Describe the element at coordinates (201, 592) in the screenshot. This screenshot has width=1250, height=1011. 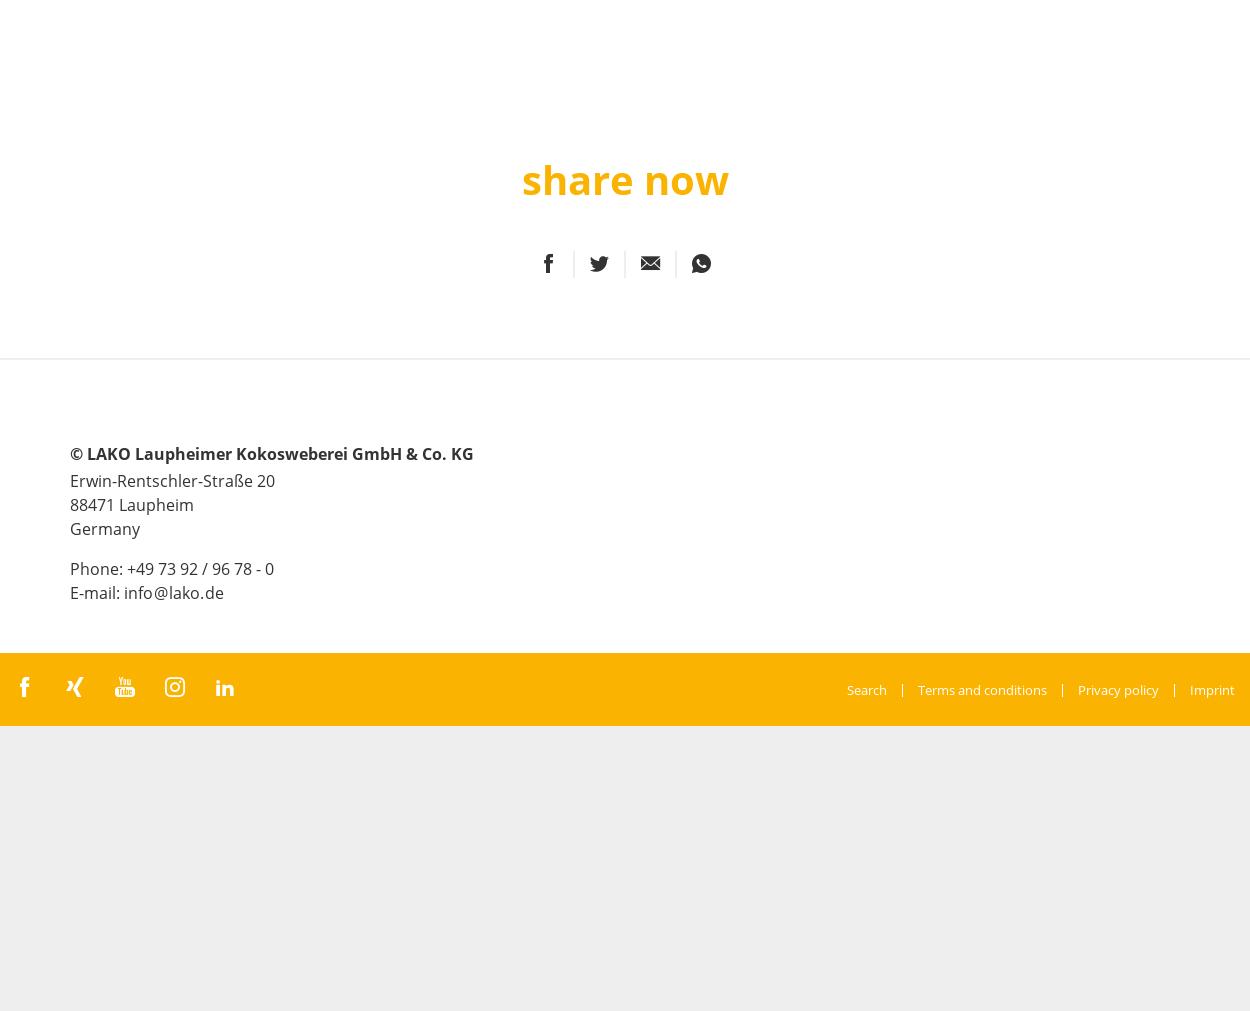
I see `'.'` at that location.